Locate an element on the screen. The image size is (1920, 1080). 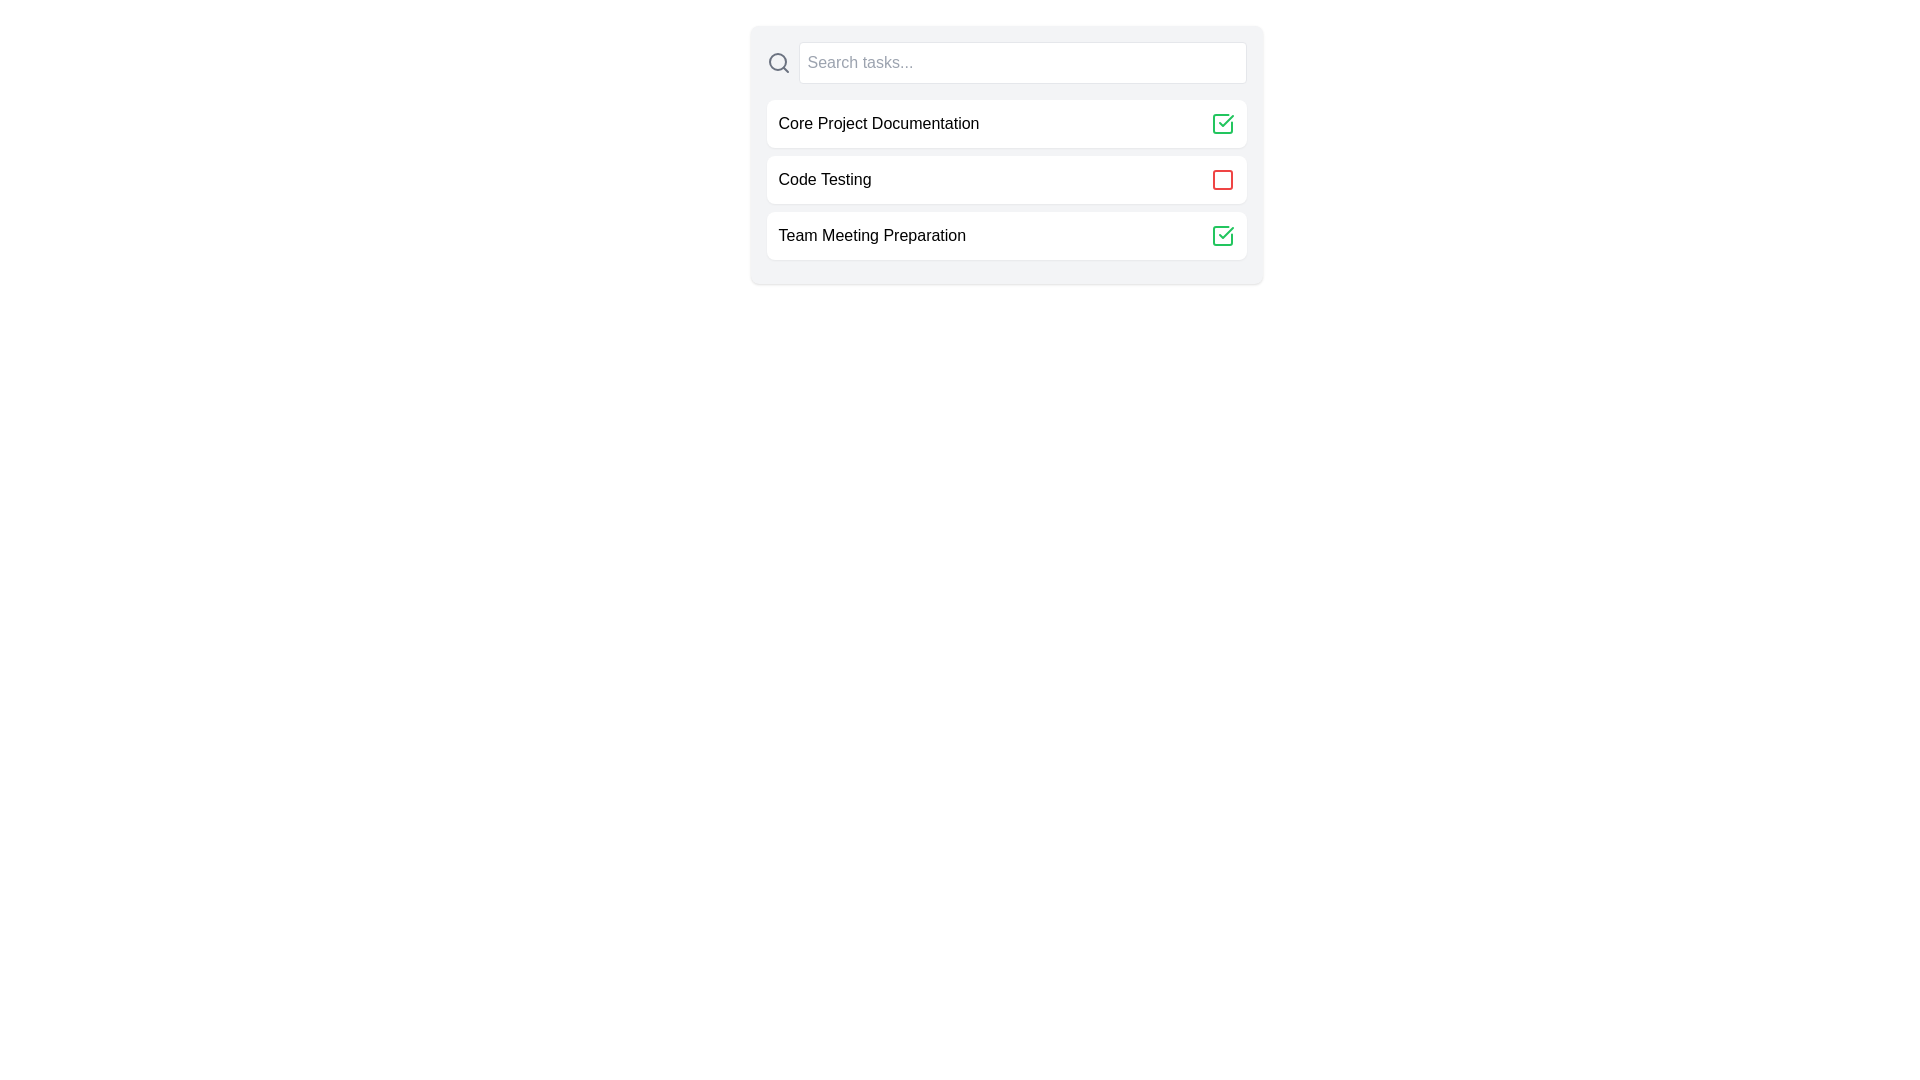
the text of the task named Core Project Documentation to select or highlight it is located at coordinates (878, 123).